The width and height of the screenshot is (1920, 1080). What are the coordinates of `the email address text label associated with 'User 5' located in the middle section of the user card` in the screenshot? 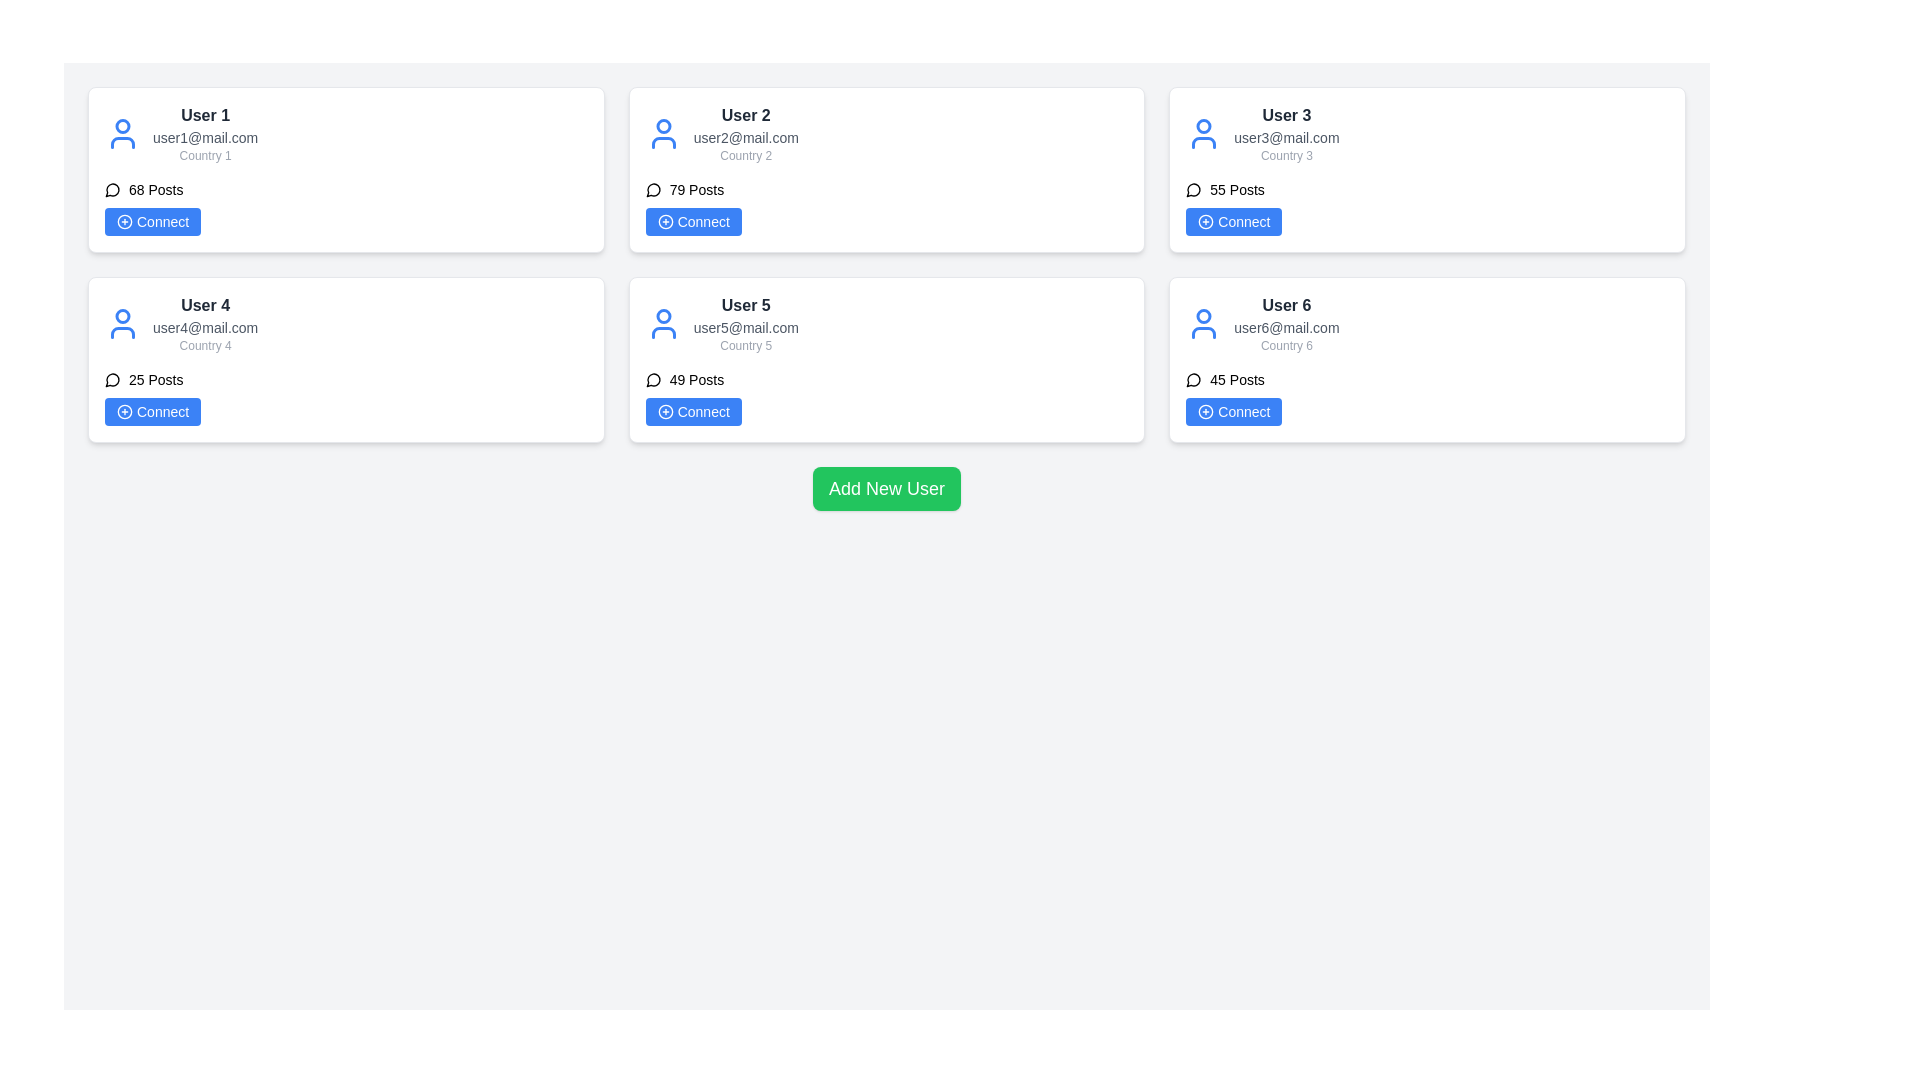 It's located at (745, 326).